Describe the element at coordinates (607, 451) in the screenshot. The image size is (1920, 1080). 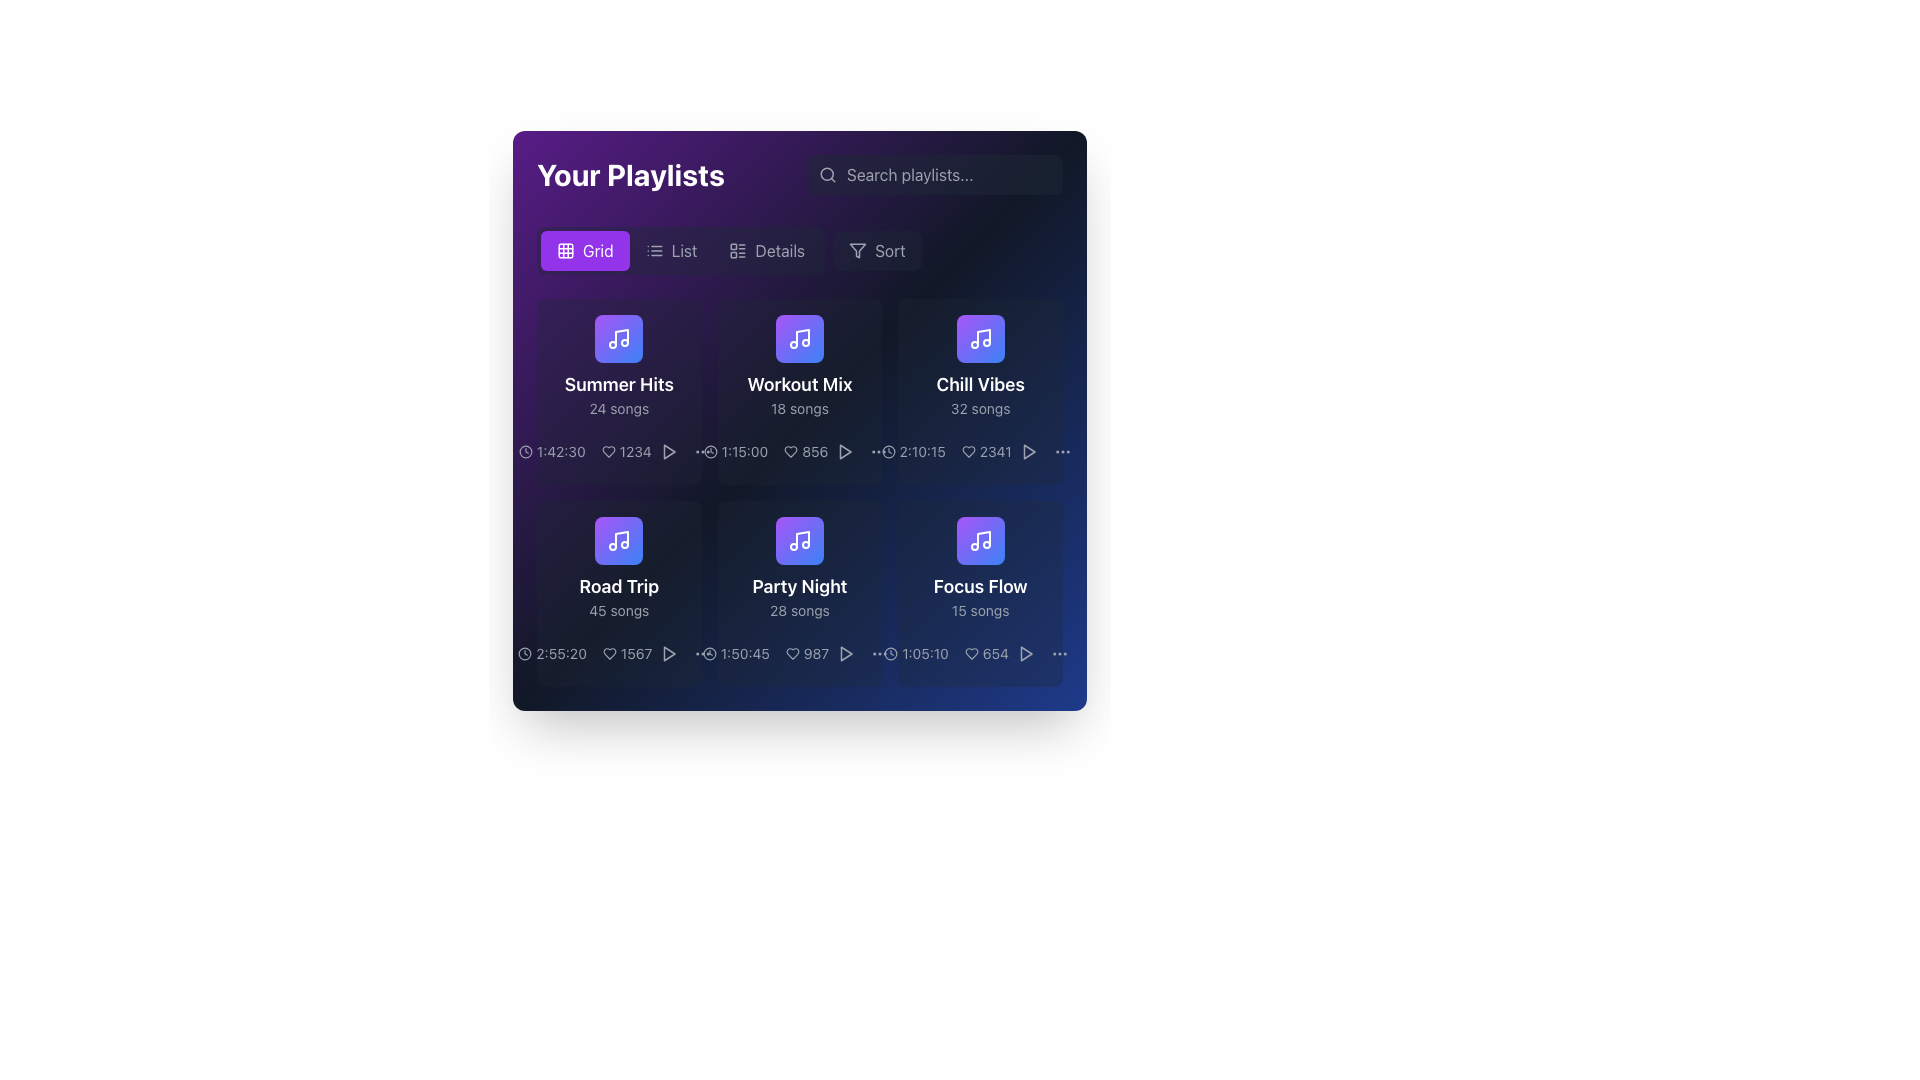
I see `the heart-shaped icon indicating likes for the 'Summer Hits' playlist` at that location.